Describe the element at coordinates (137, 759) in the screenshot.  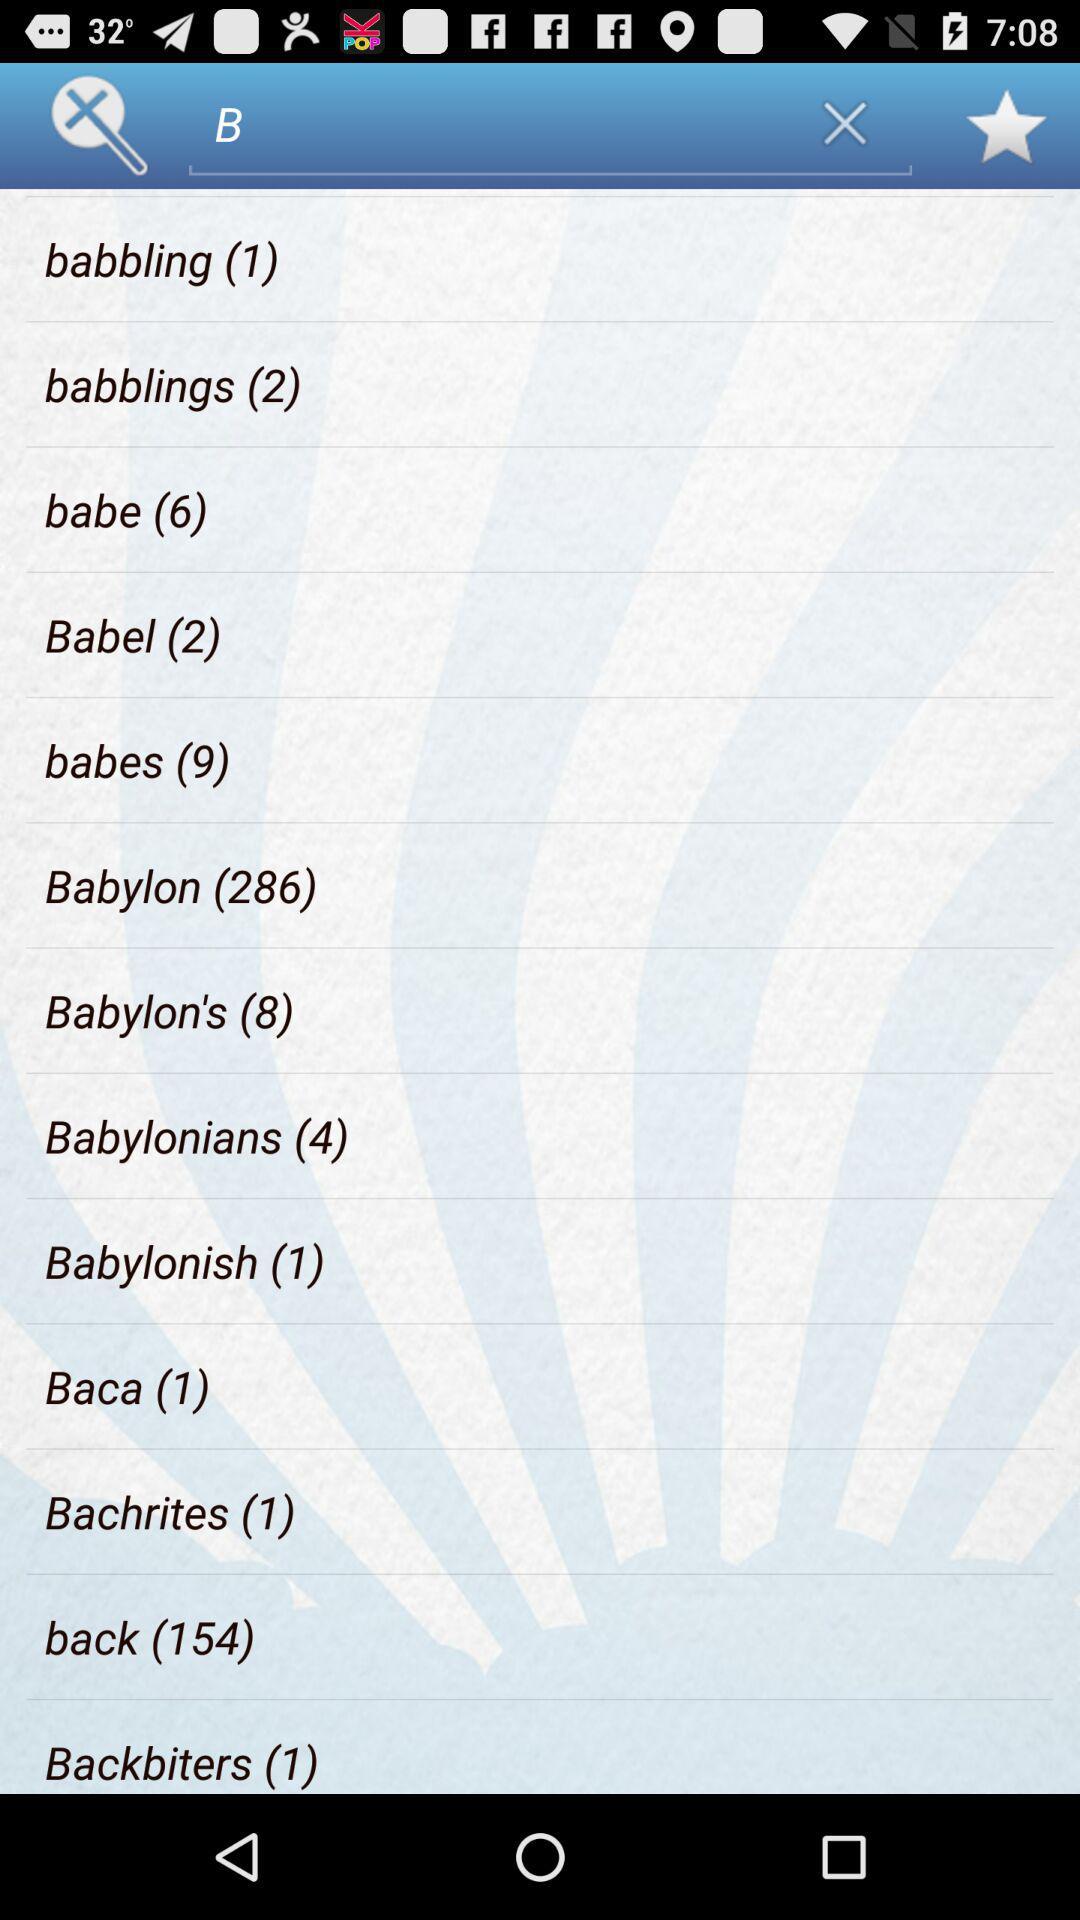
I see `babes (9) app` at that location.